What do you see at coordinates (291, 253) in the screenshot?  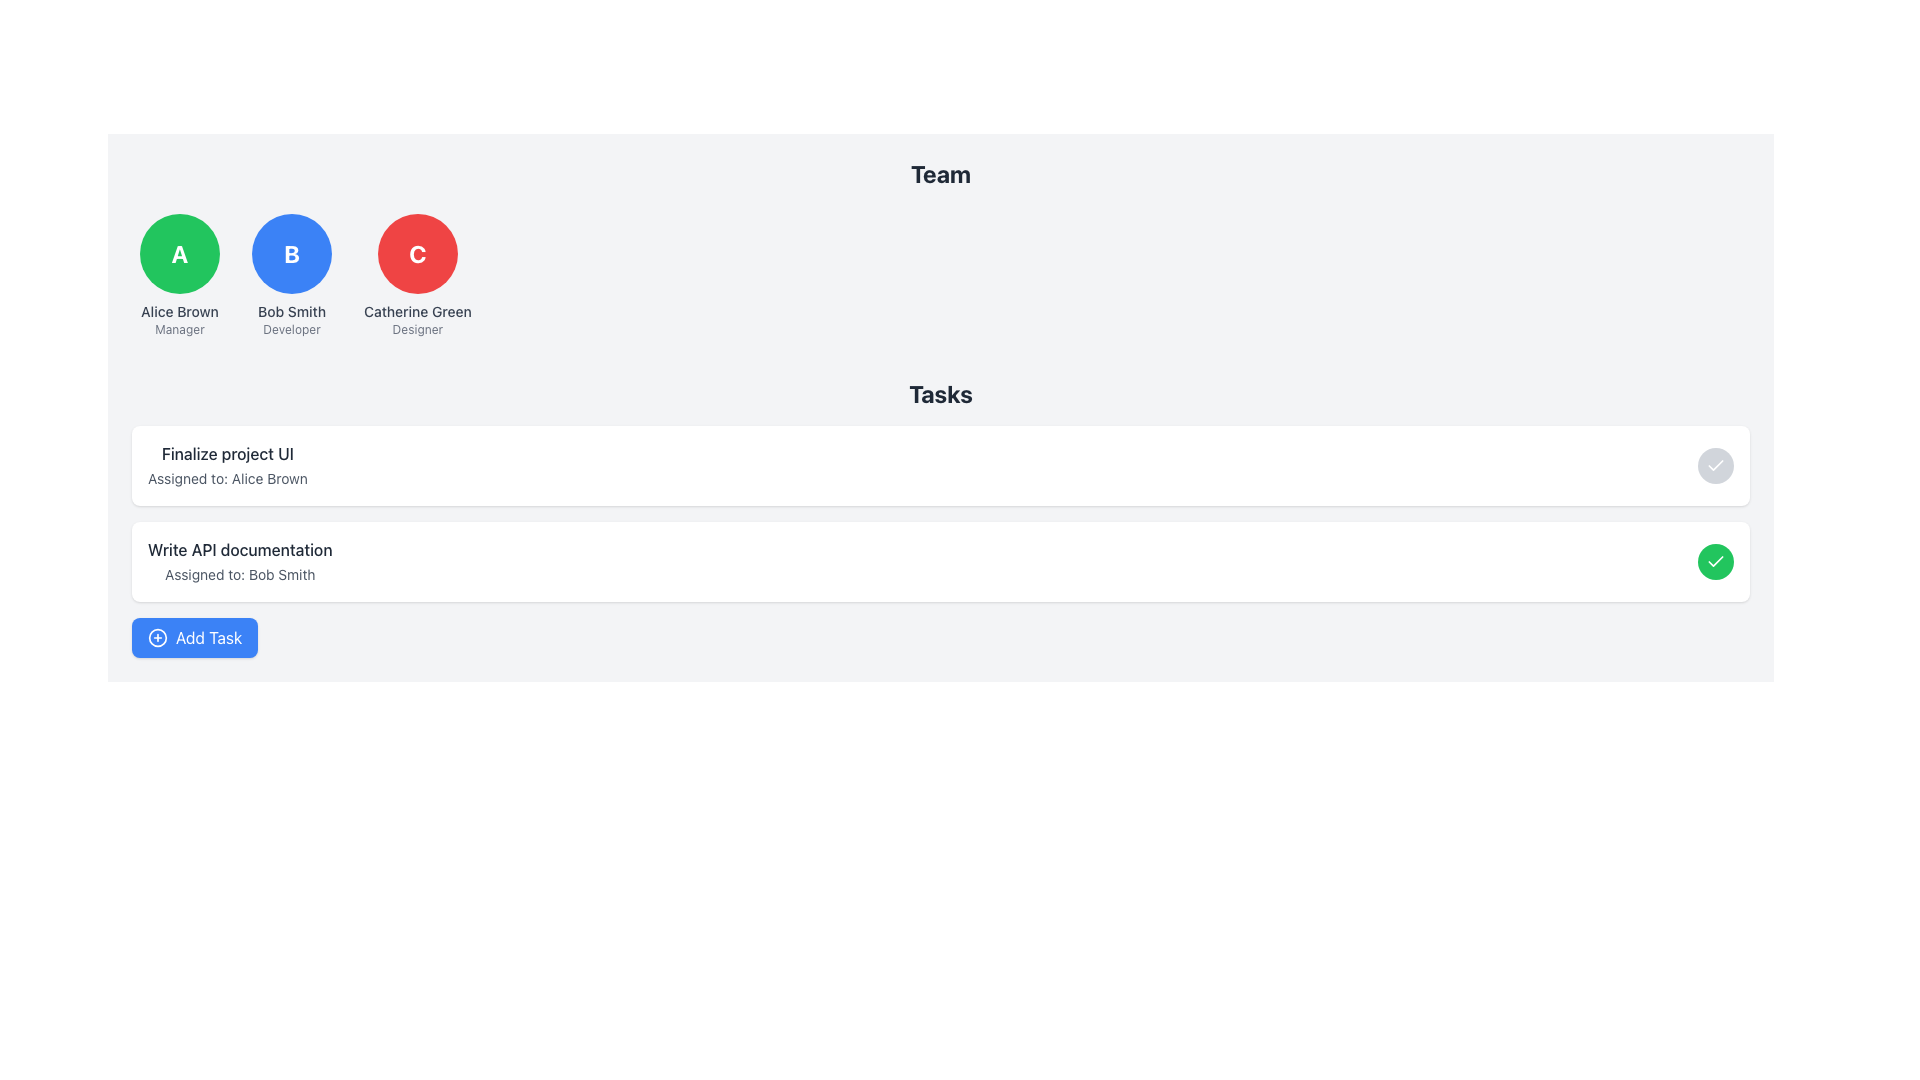 I see `the circular blue avatar icon with the letter 'B' in white, located in the 'Team' section, above 'Bob Smith' and 'Developer'` at bounding box center [291, 253].